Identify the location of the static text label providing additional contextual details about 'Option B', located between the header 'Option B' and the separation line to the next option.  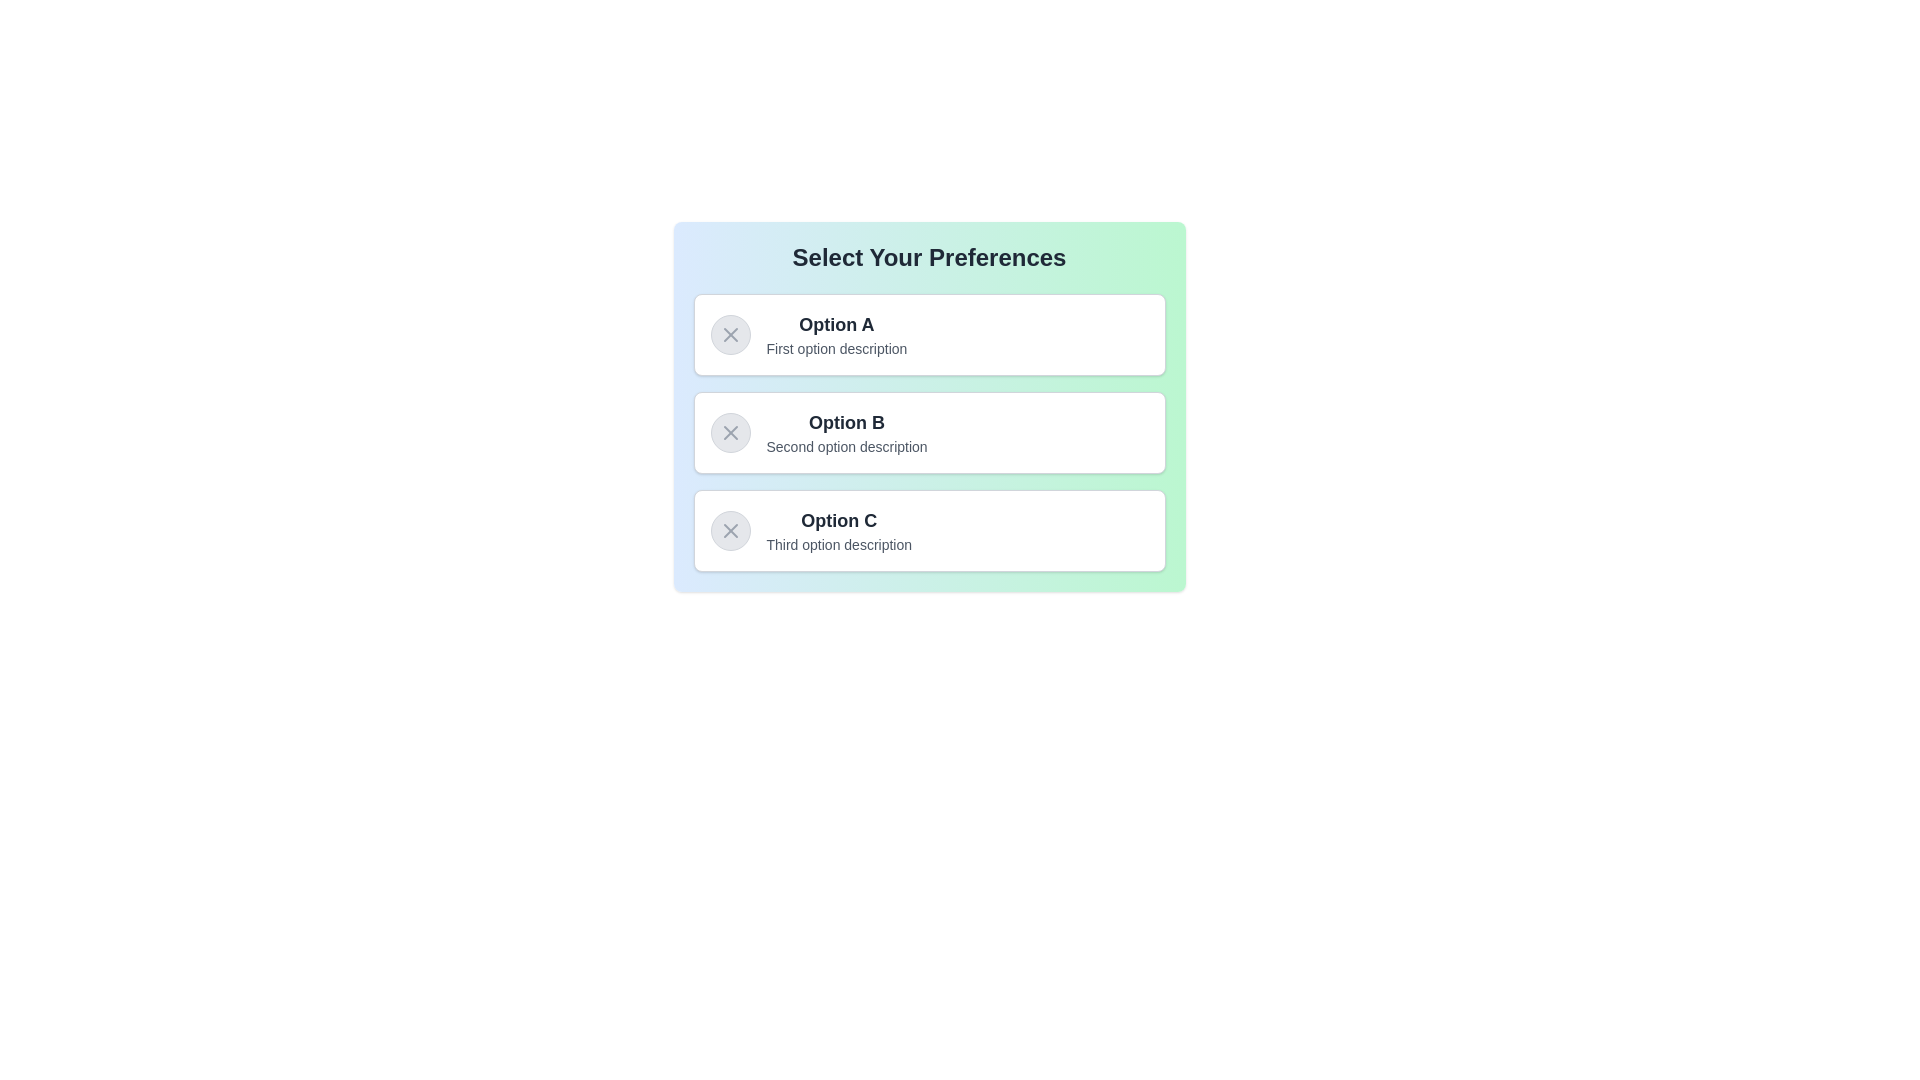
(847, 446).